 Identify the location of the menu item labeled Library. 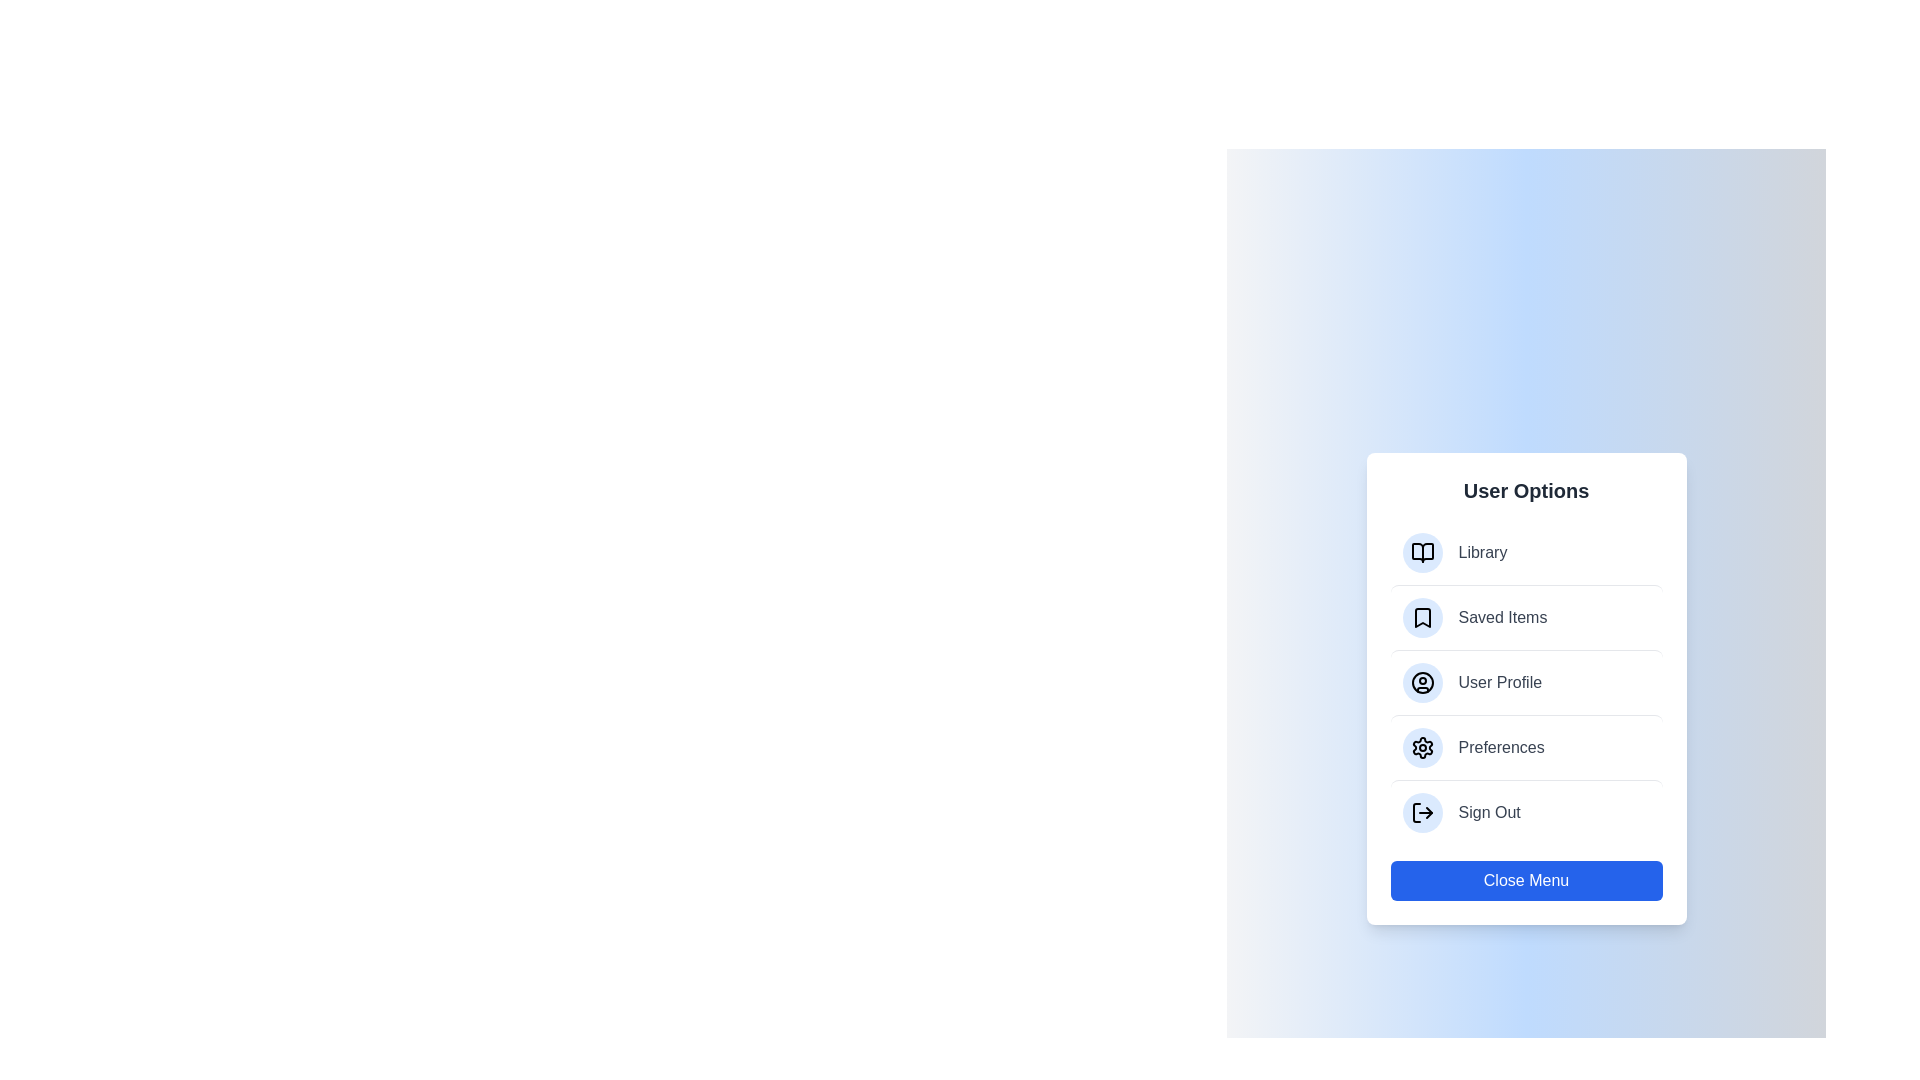
(1525, 552).